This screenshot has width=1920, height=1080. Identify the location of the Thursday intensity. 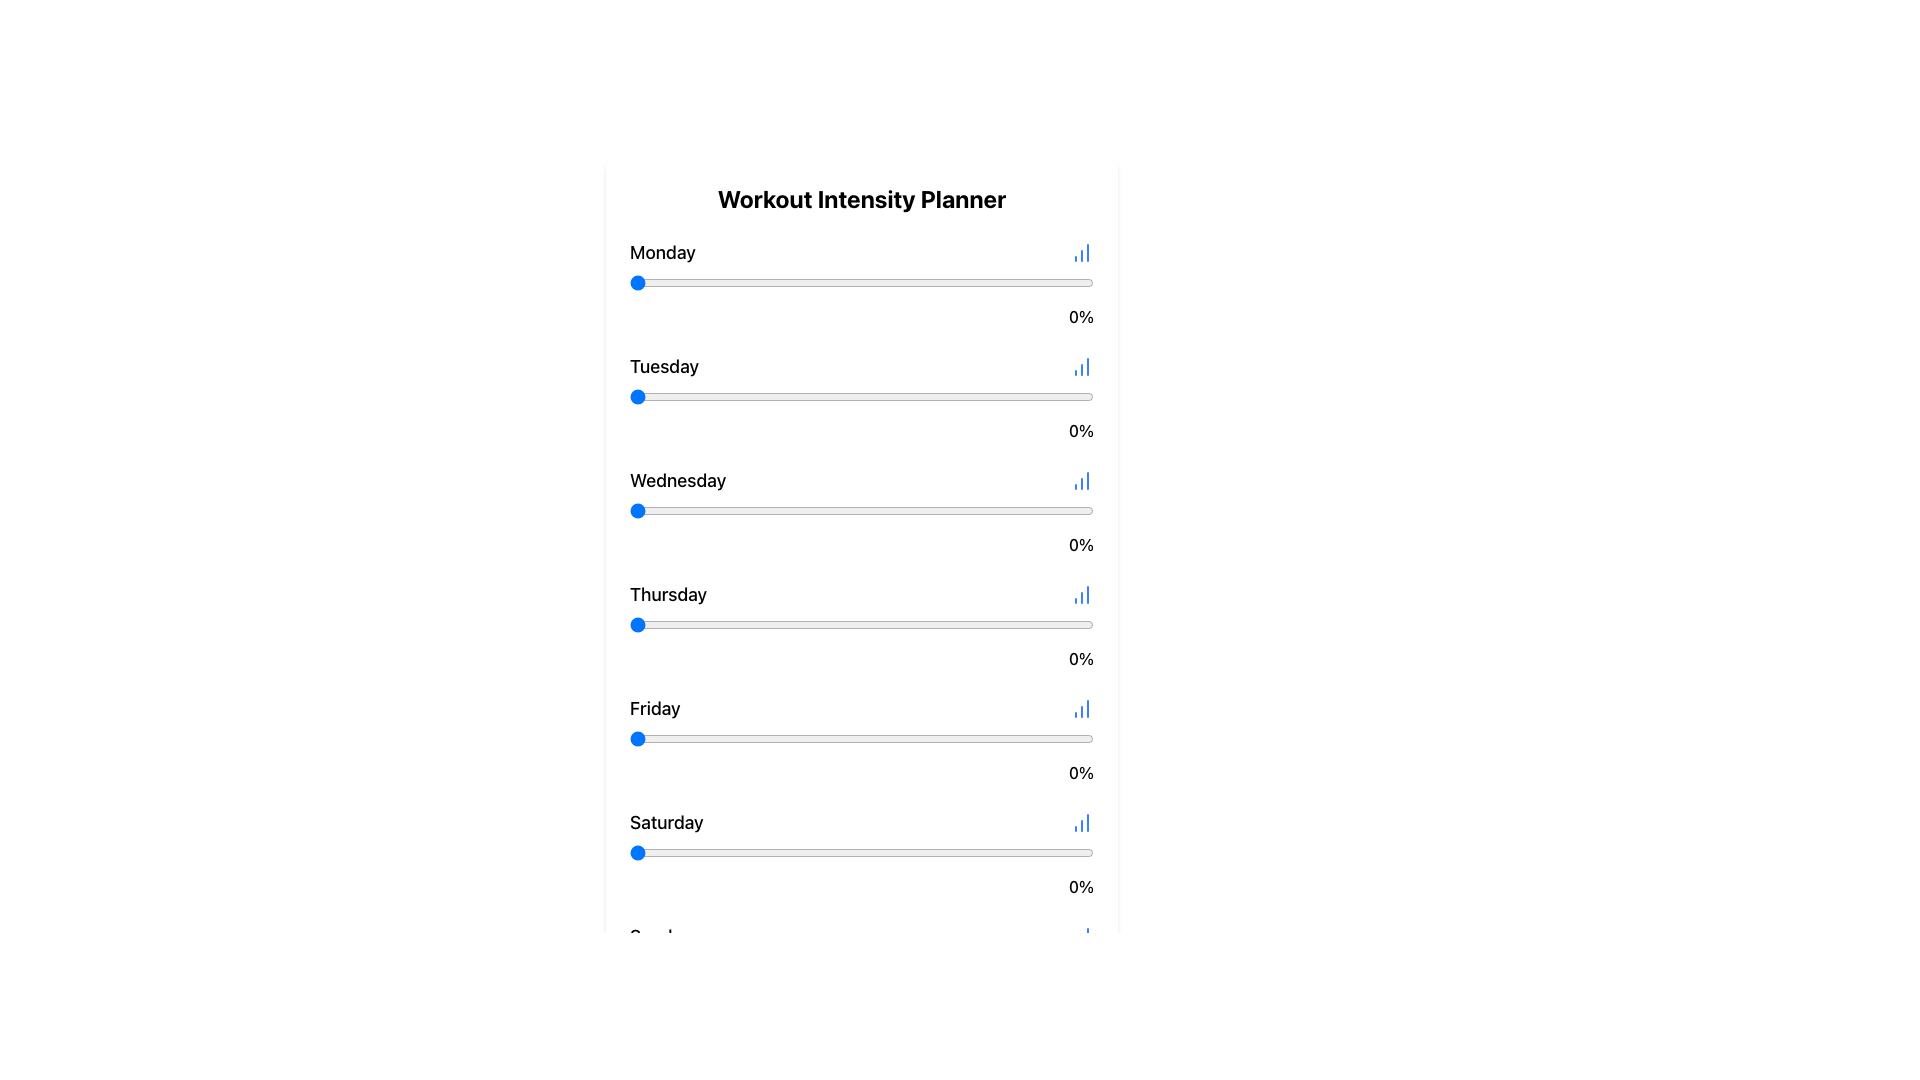
(1015, 623).